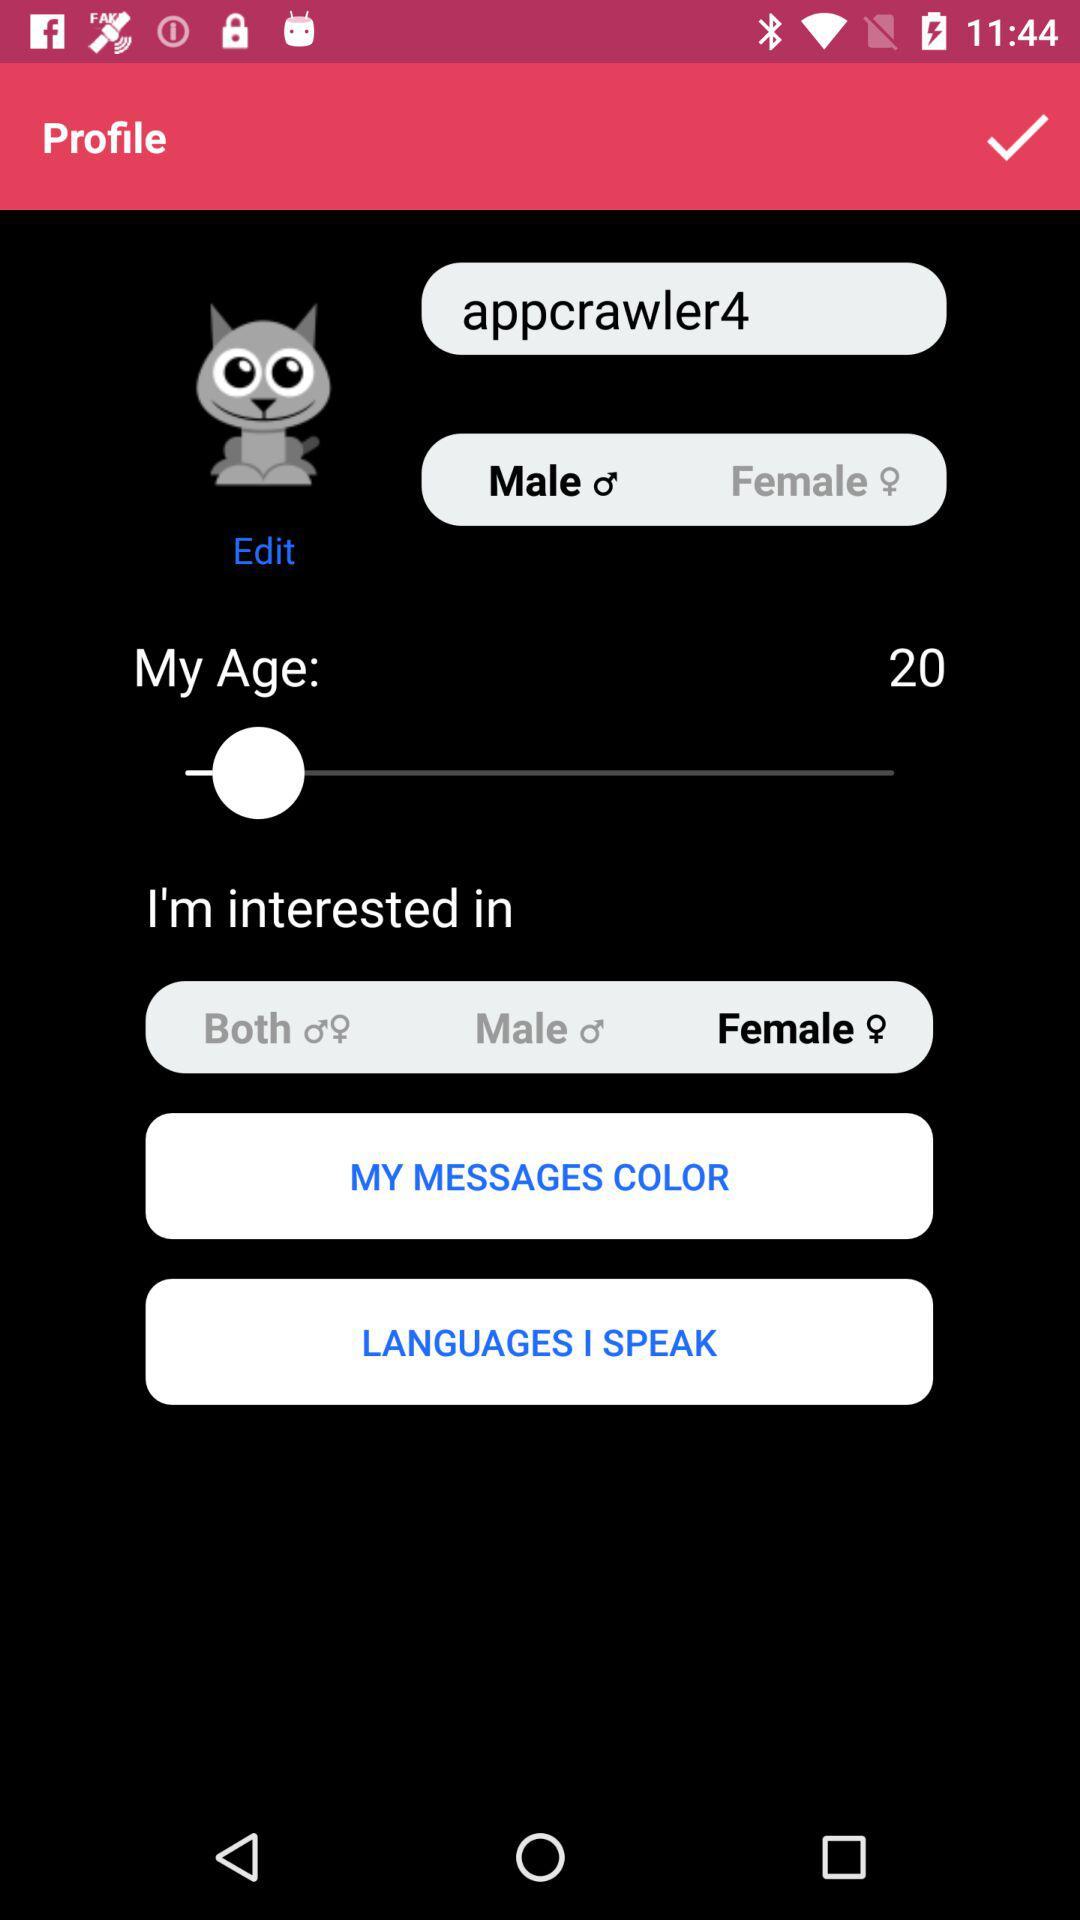 The image size is (1080, 1920). What do you see at coordinates (682, 307) in the screenshot?
I see `the appcrawler4` at bounding box center [682, 307].